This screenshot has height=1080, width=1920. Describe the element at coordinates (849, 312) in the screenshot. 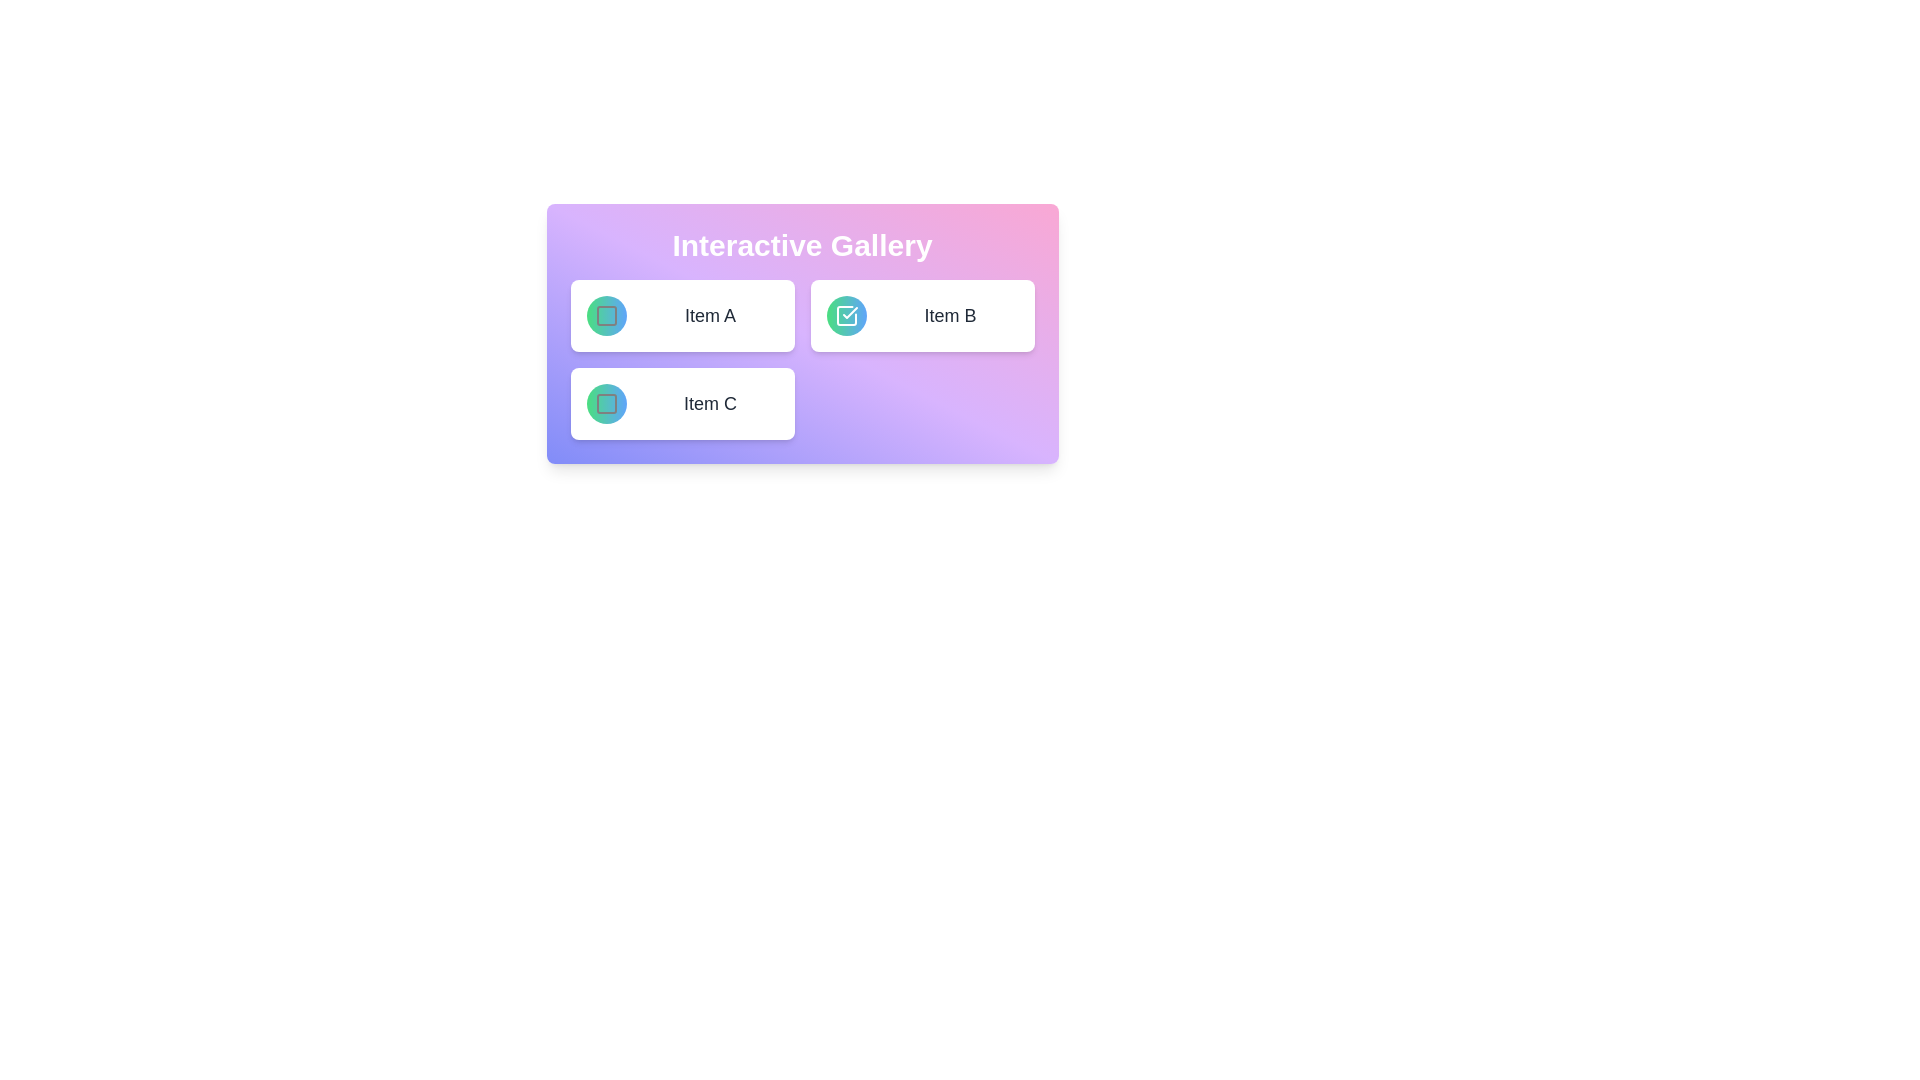

I see `the decorative check mark icon located in the right-side icon of the second row under the 'Interactive Gallery' section` at that location.